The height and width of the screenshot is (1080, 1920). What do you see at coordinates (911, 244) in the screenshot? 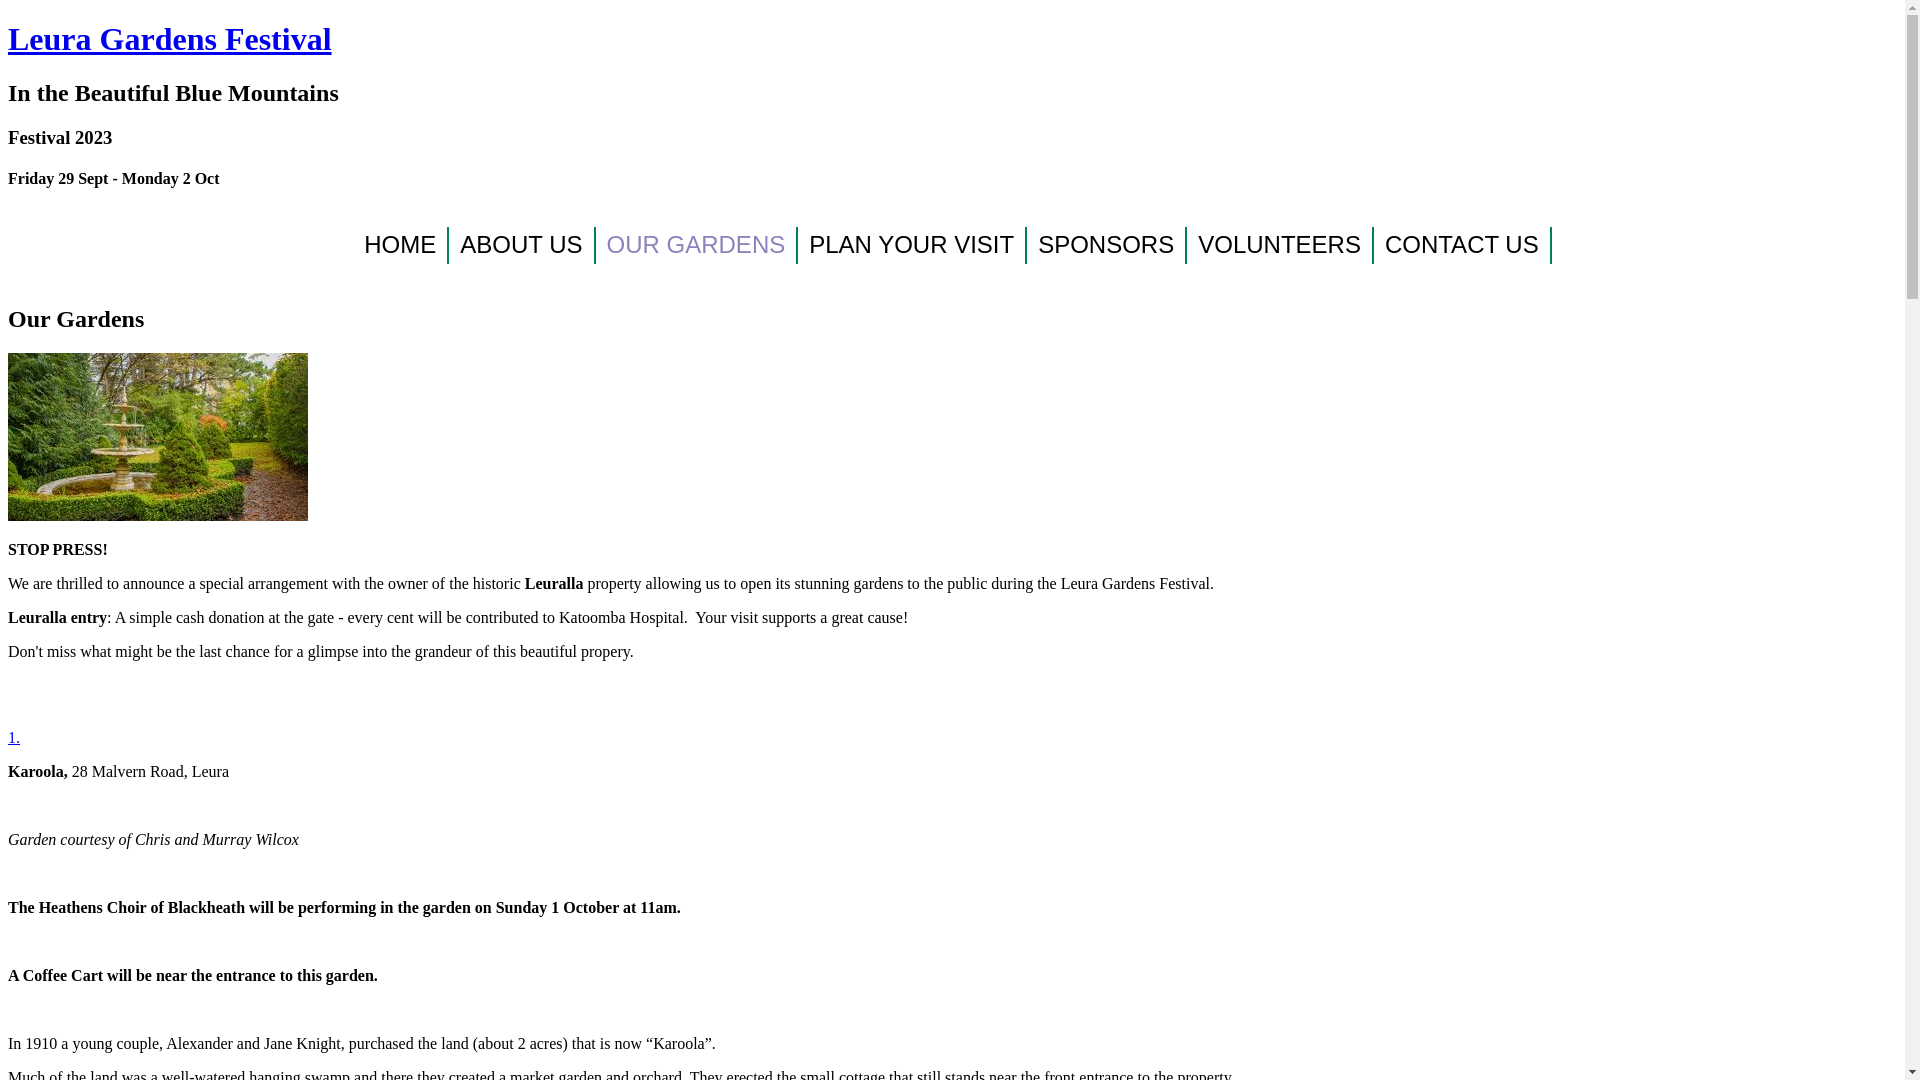
I see `'PLAN YOUR VISIT'` at bounding box center [911, 244].